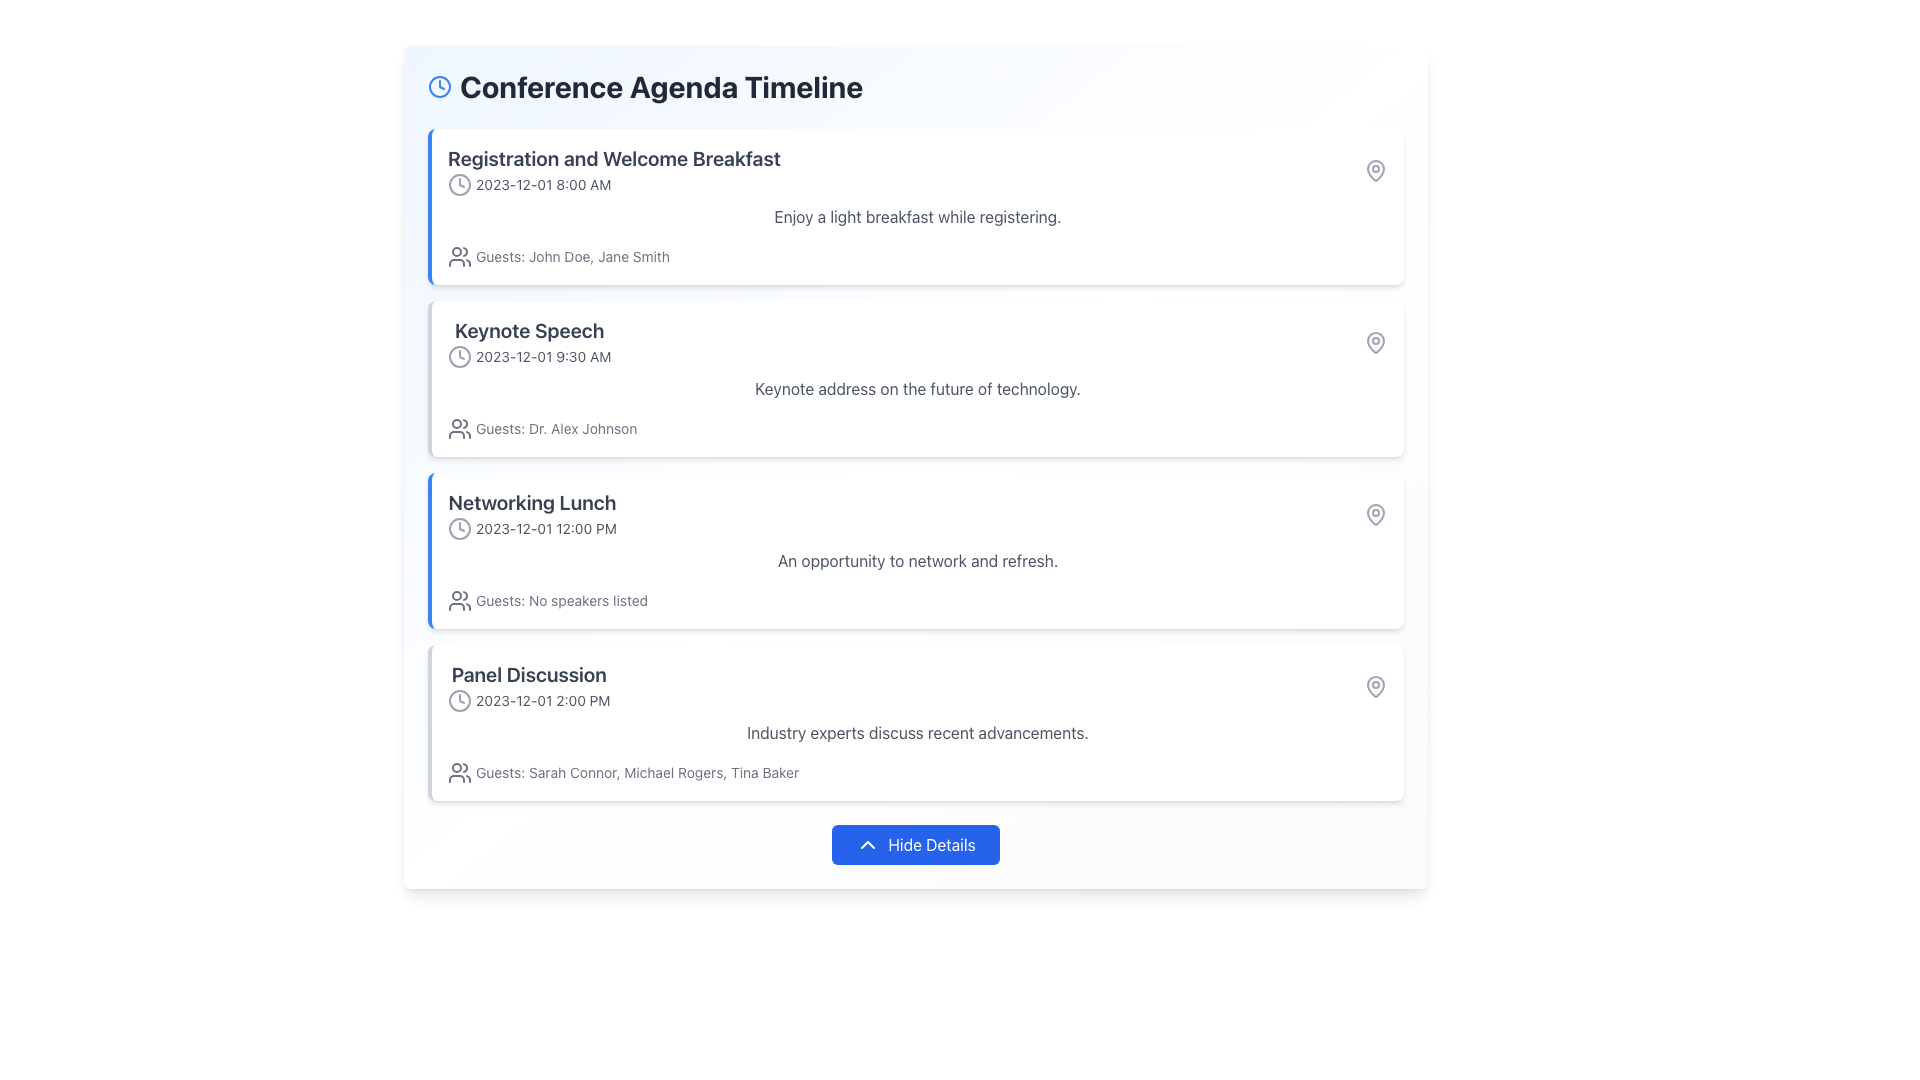 Image resolution: width=1920 pixels, height=1080 pixels. What do you see at coordinates (529, 342) in the screenshot?
I see `text for event information from the Text block with icon that conveys the title and scheduled time of the Keynote Speech event within the second card of the 'Conference Agenda Timeline' interface` at bounding box center [529, 342].